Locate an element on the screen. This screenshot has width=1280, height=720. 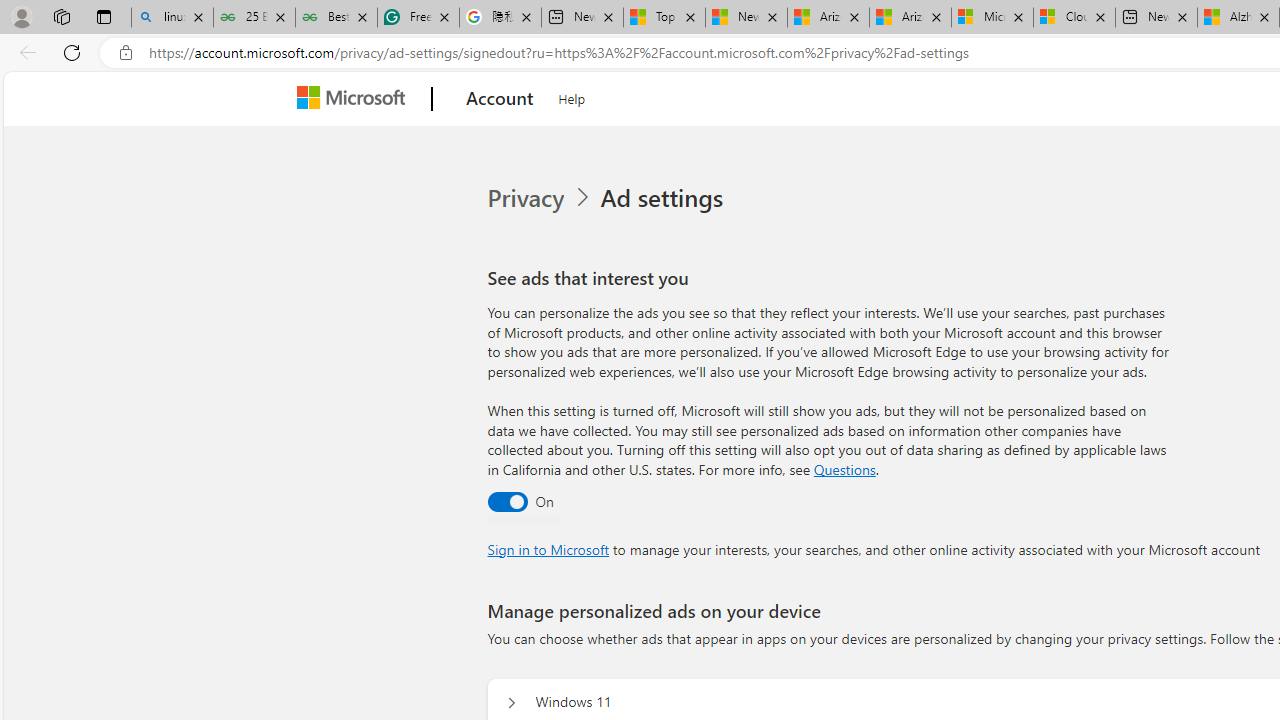
'Free AI Writing Assistance for Students | Grammarly' is located at coordinates (417, 17).